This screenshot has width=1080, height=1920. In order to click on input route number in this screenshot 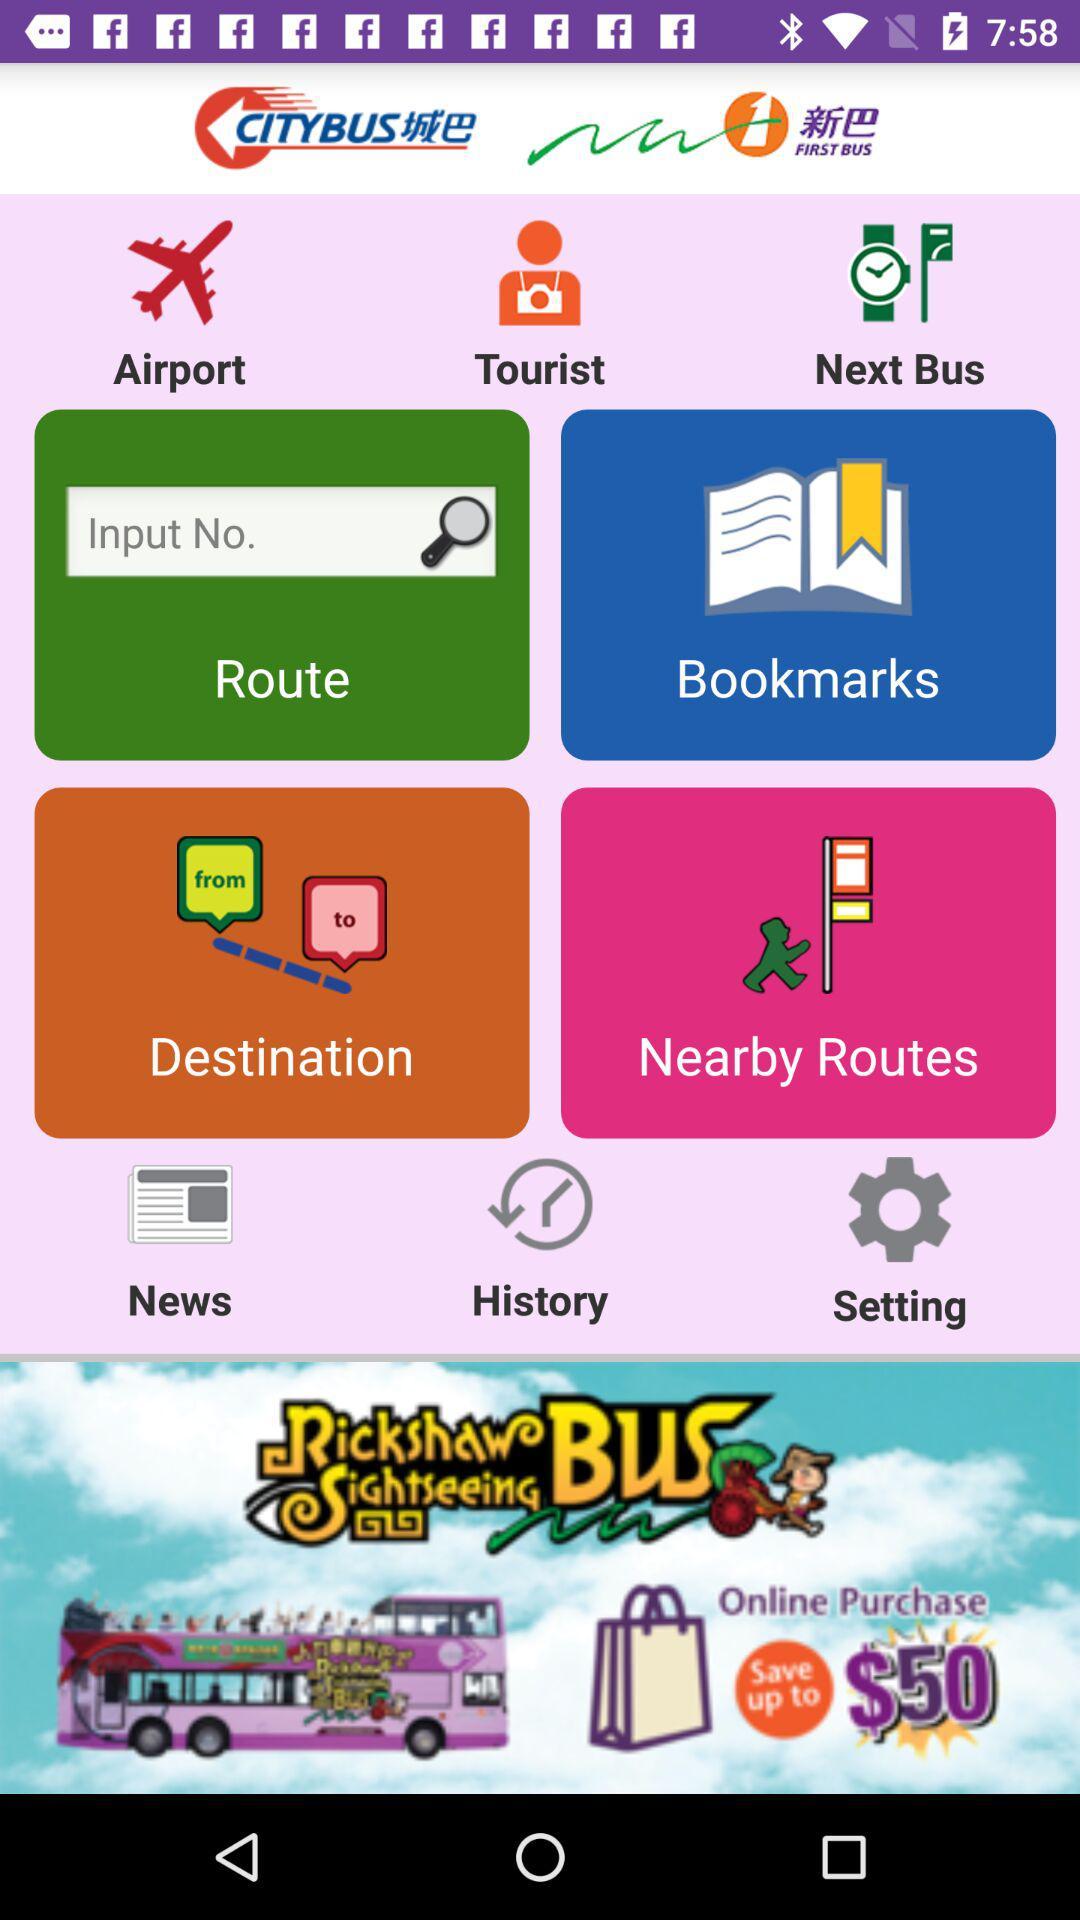, I will do `click(281, 537)`.